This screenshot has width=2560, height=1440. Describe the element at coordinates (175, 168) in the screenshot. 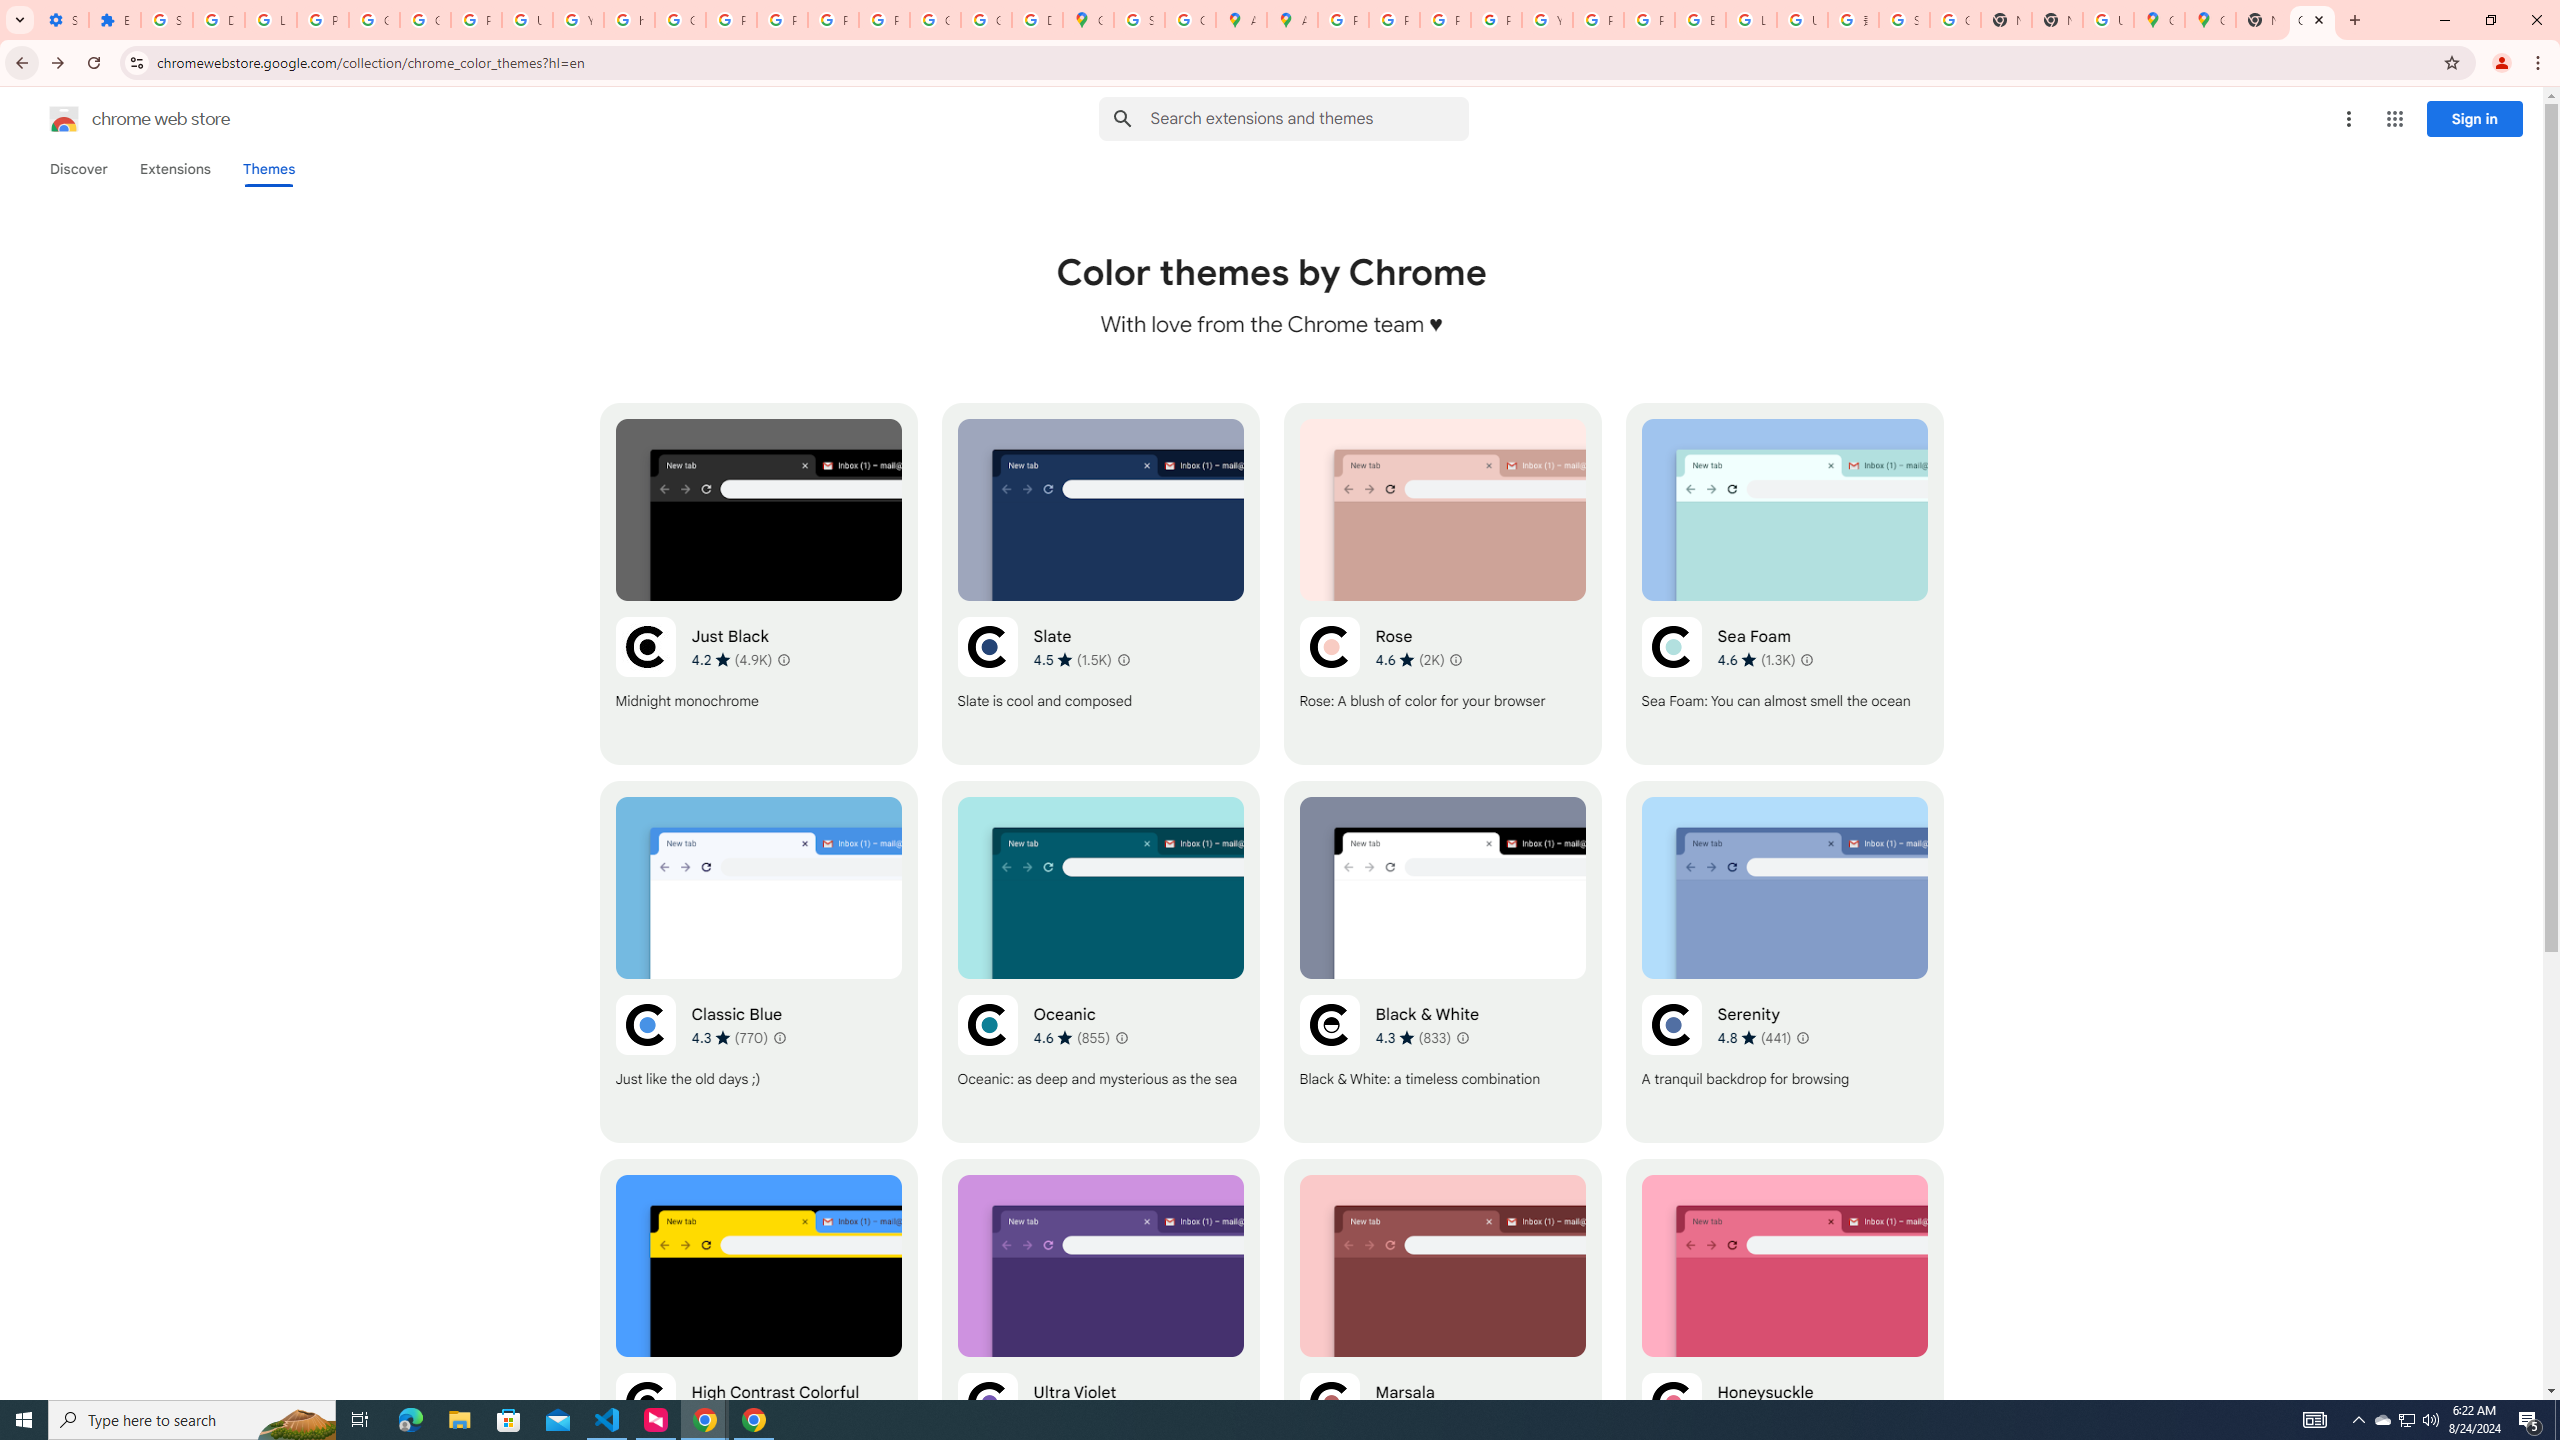

I see `'Extensions'` at that location.